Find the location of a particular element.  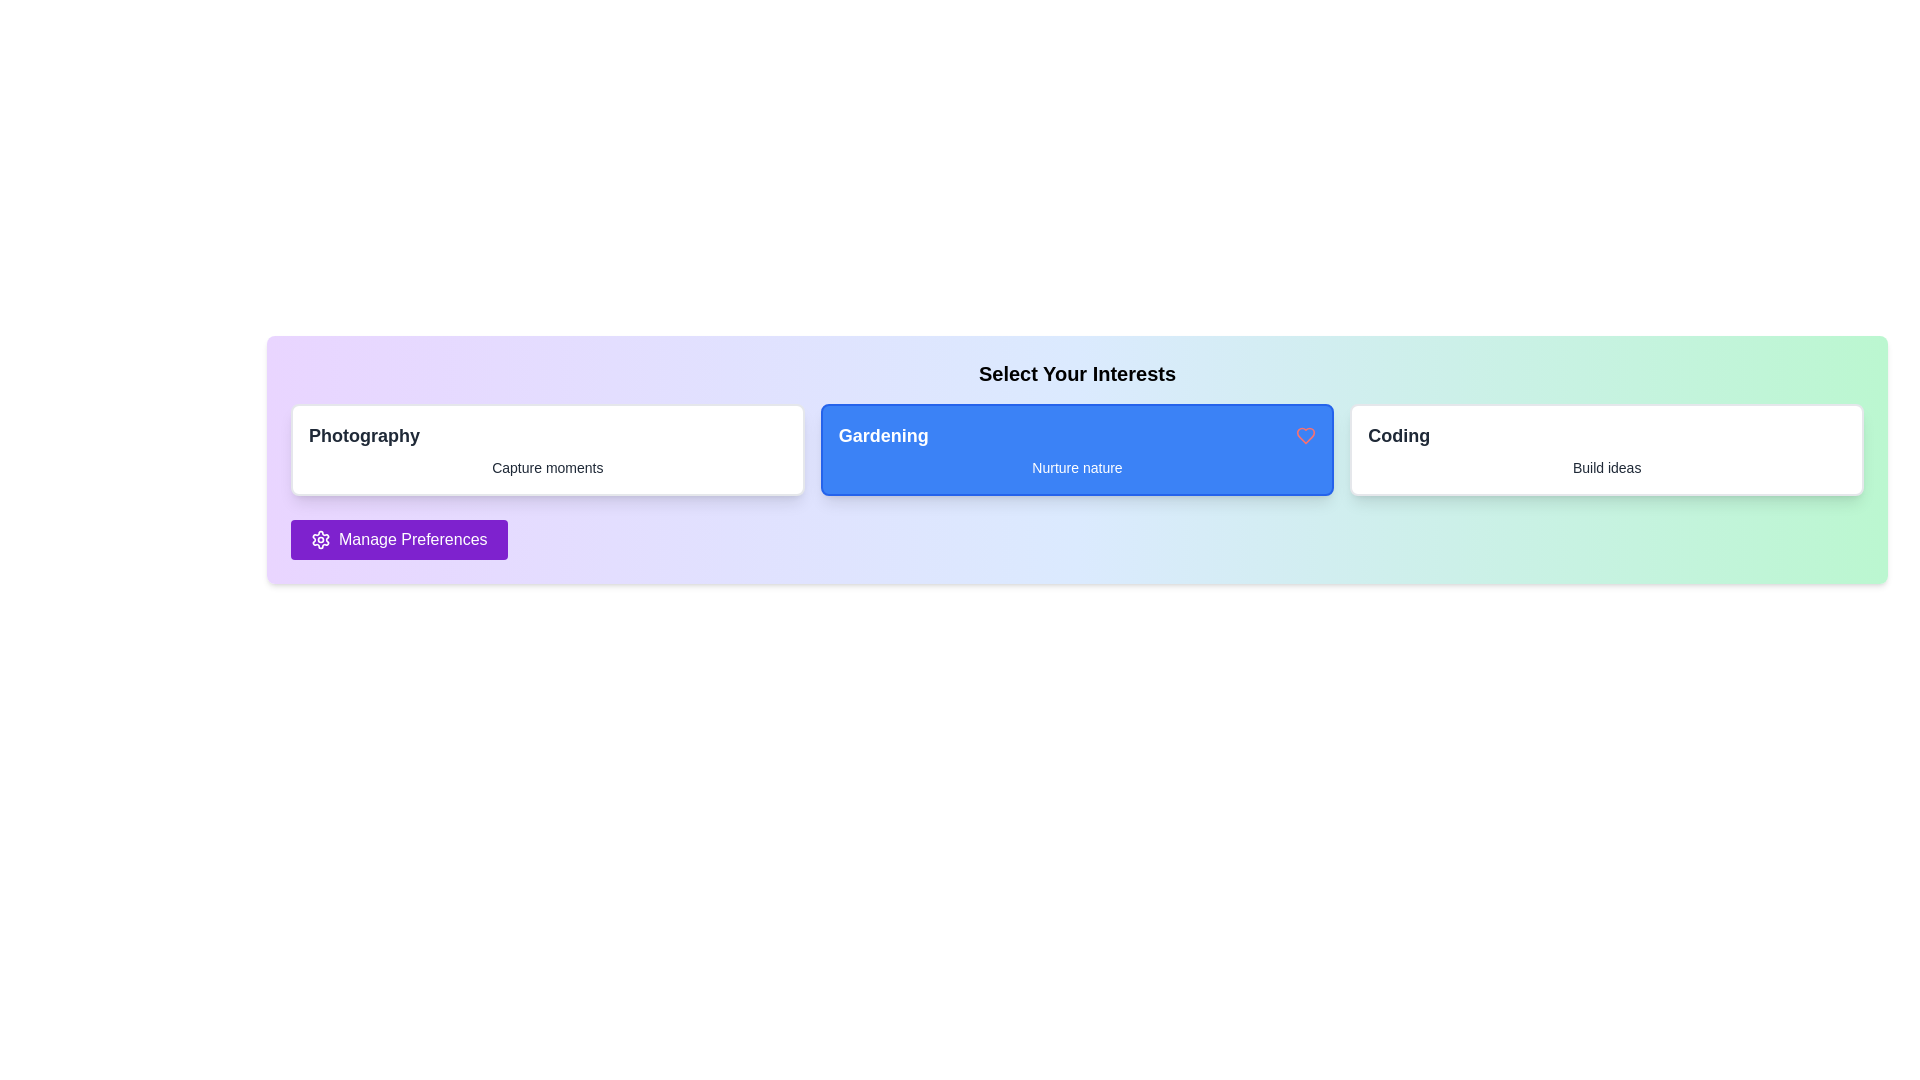

the interest item Gardening is located at coordinates (1076, 450).